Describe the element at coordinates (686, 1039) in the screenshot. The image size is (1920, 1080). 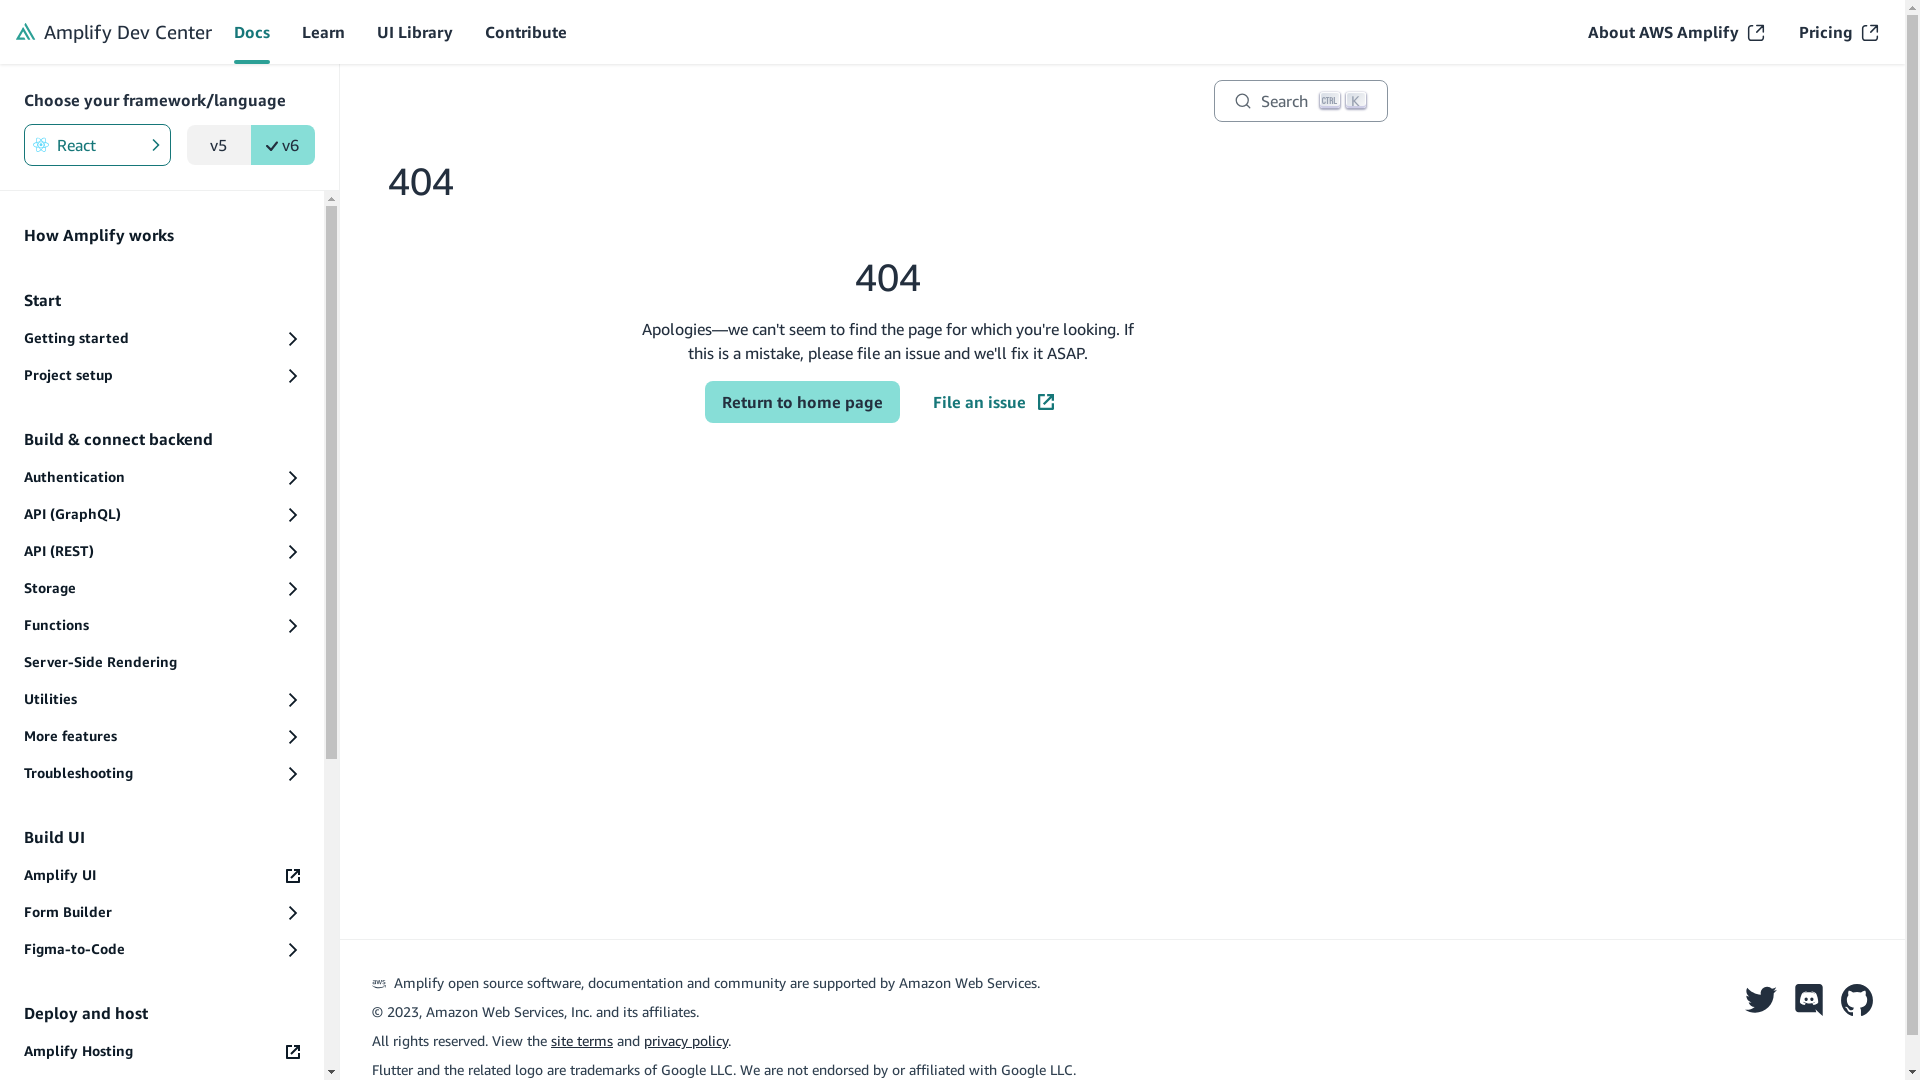
I see `'privacy policy'` at that location.